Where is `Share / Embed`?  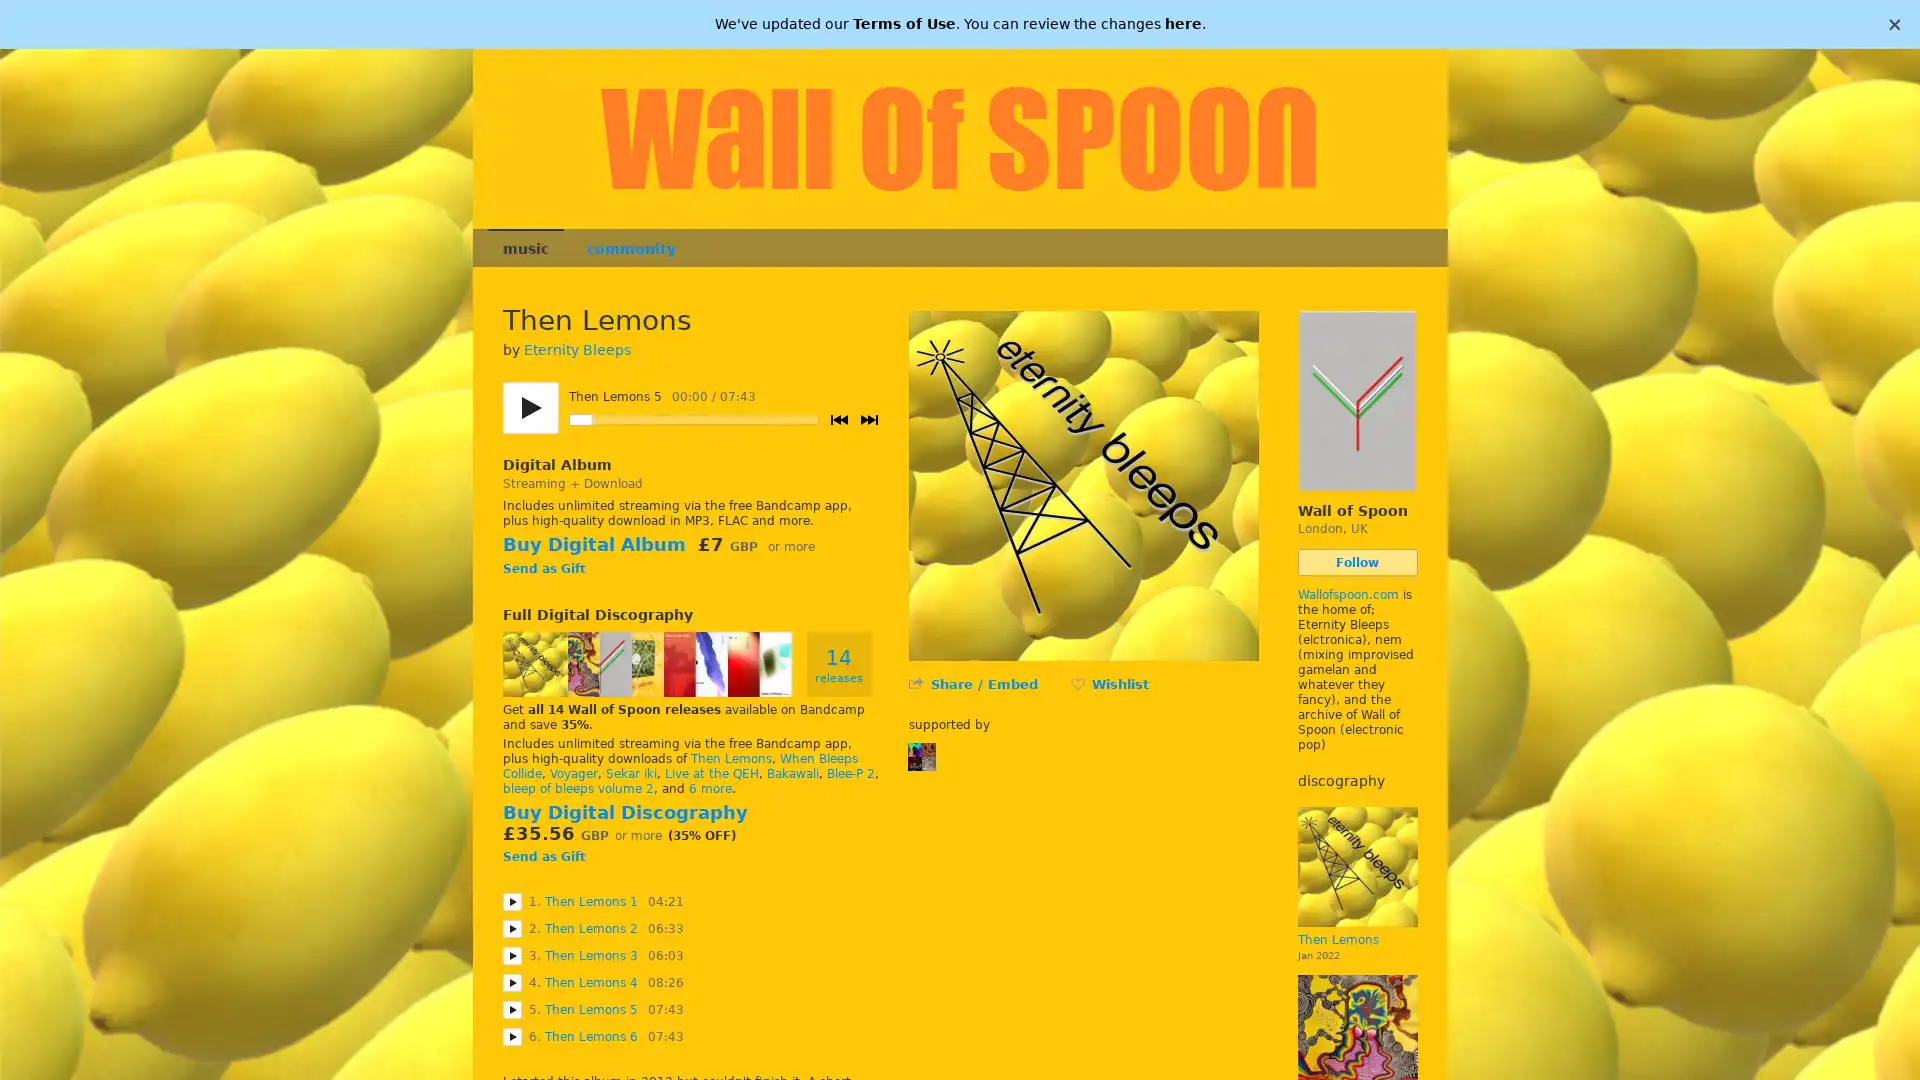 Share / Embed is located at coordinates (983, 683).